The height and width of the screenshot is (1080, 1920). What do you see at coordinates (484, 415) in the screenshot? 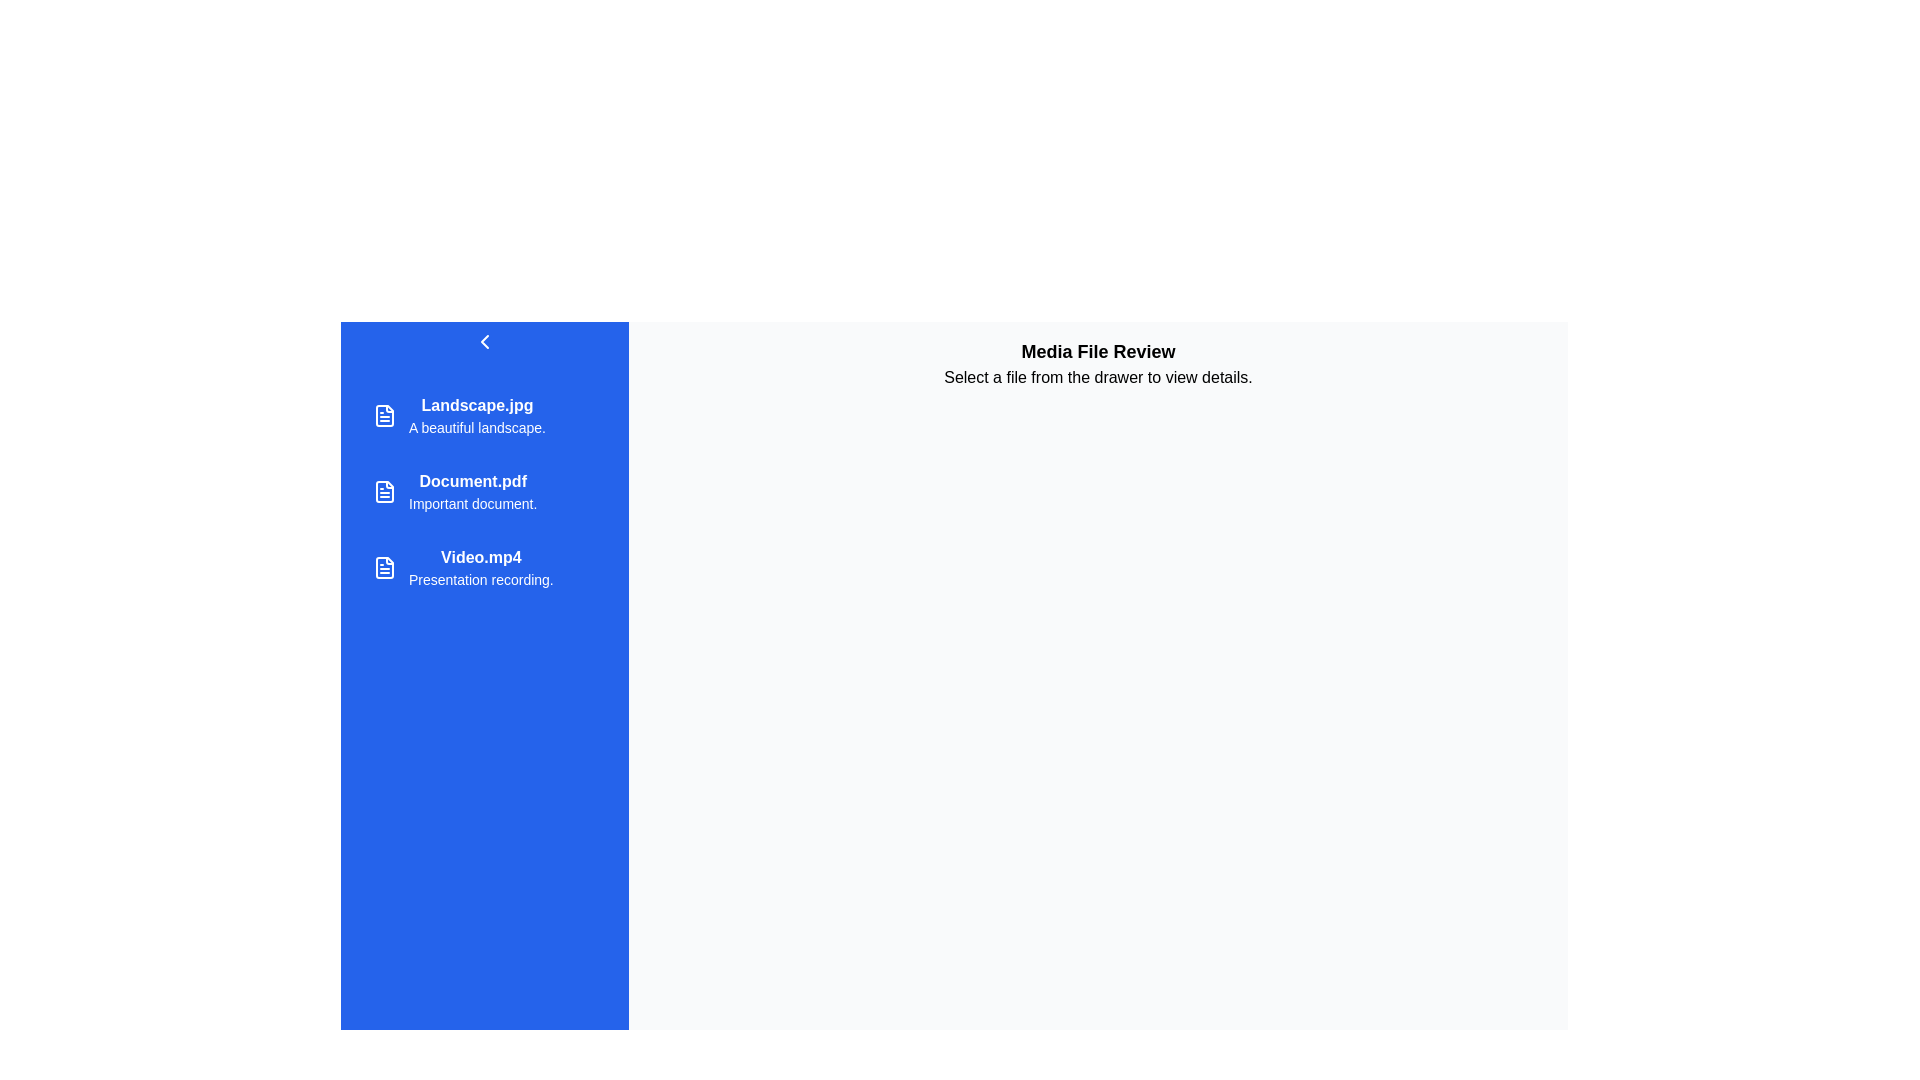
I see `to select the first file item labeled 'Landscape.jpg' in the left sidebar, which displays a description 'A beautiful landscape.'` at bounding box center [484, 415].